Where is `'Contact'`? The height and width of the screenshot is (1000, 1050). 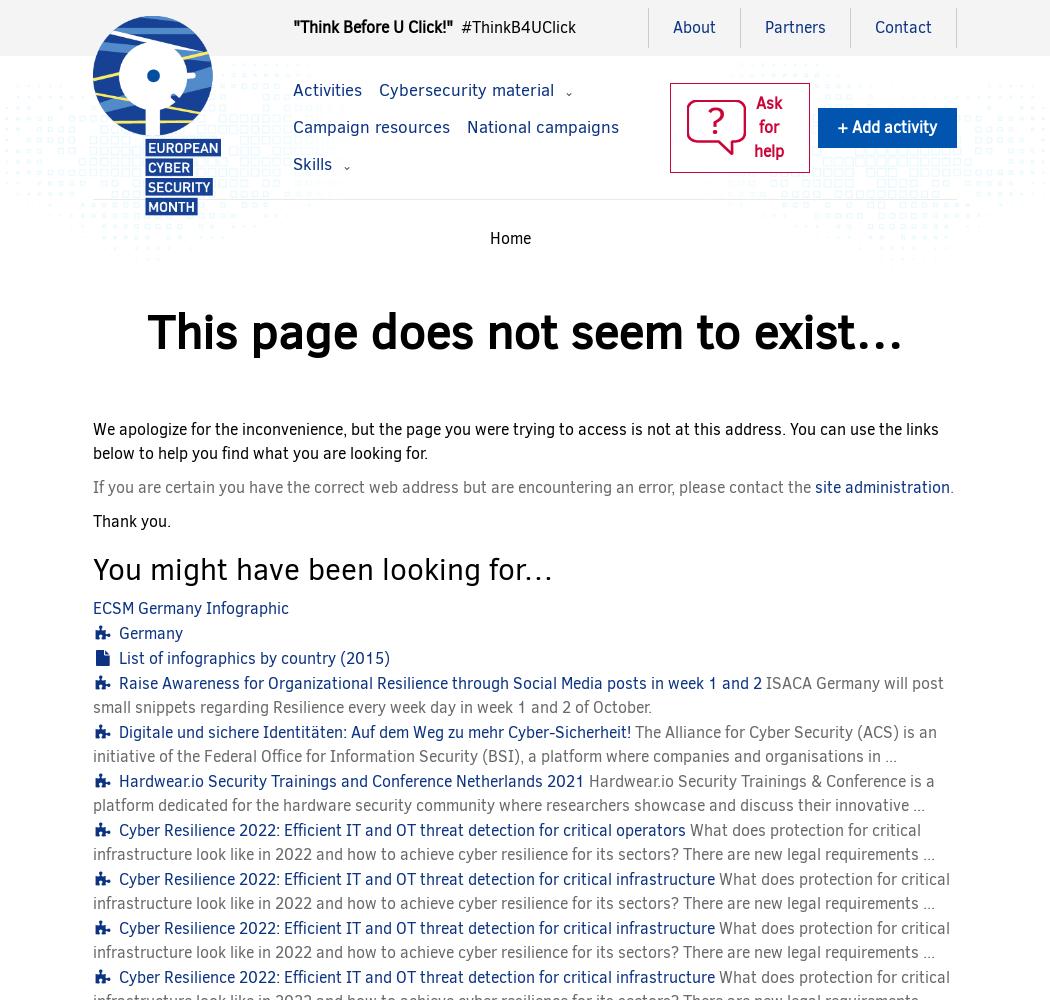
'Contact' is located at coordinates (903, 27).